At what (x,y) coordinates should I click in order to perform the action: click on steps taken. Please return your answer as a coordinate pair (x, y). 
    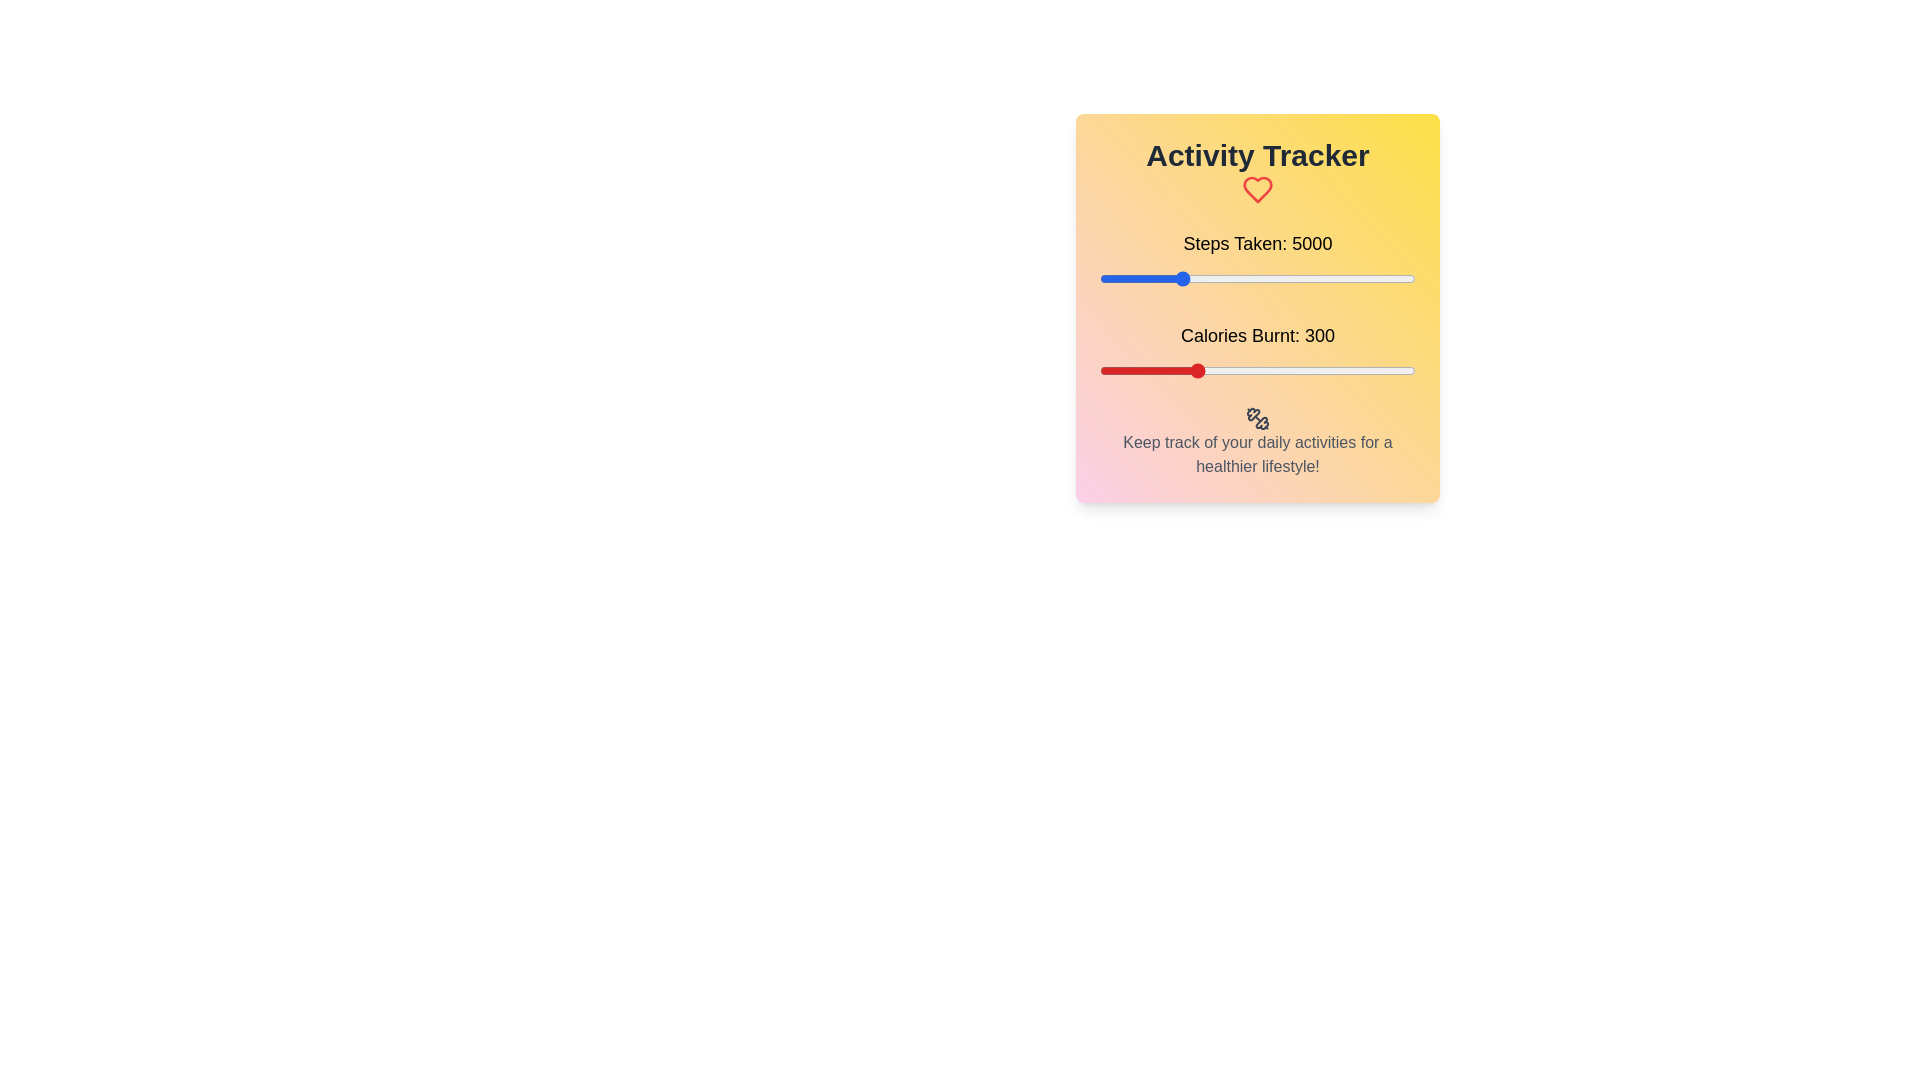
    Looking at the image, I should click on (1163, 278).